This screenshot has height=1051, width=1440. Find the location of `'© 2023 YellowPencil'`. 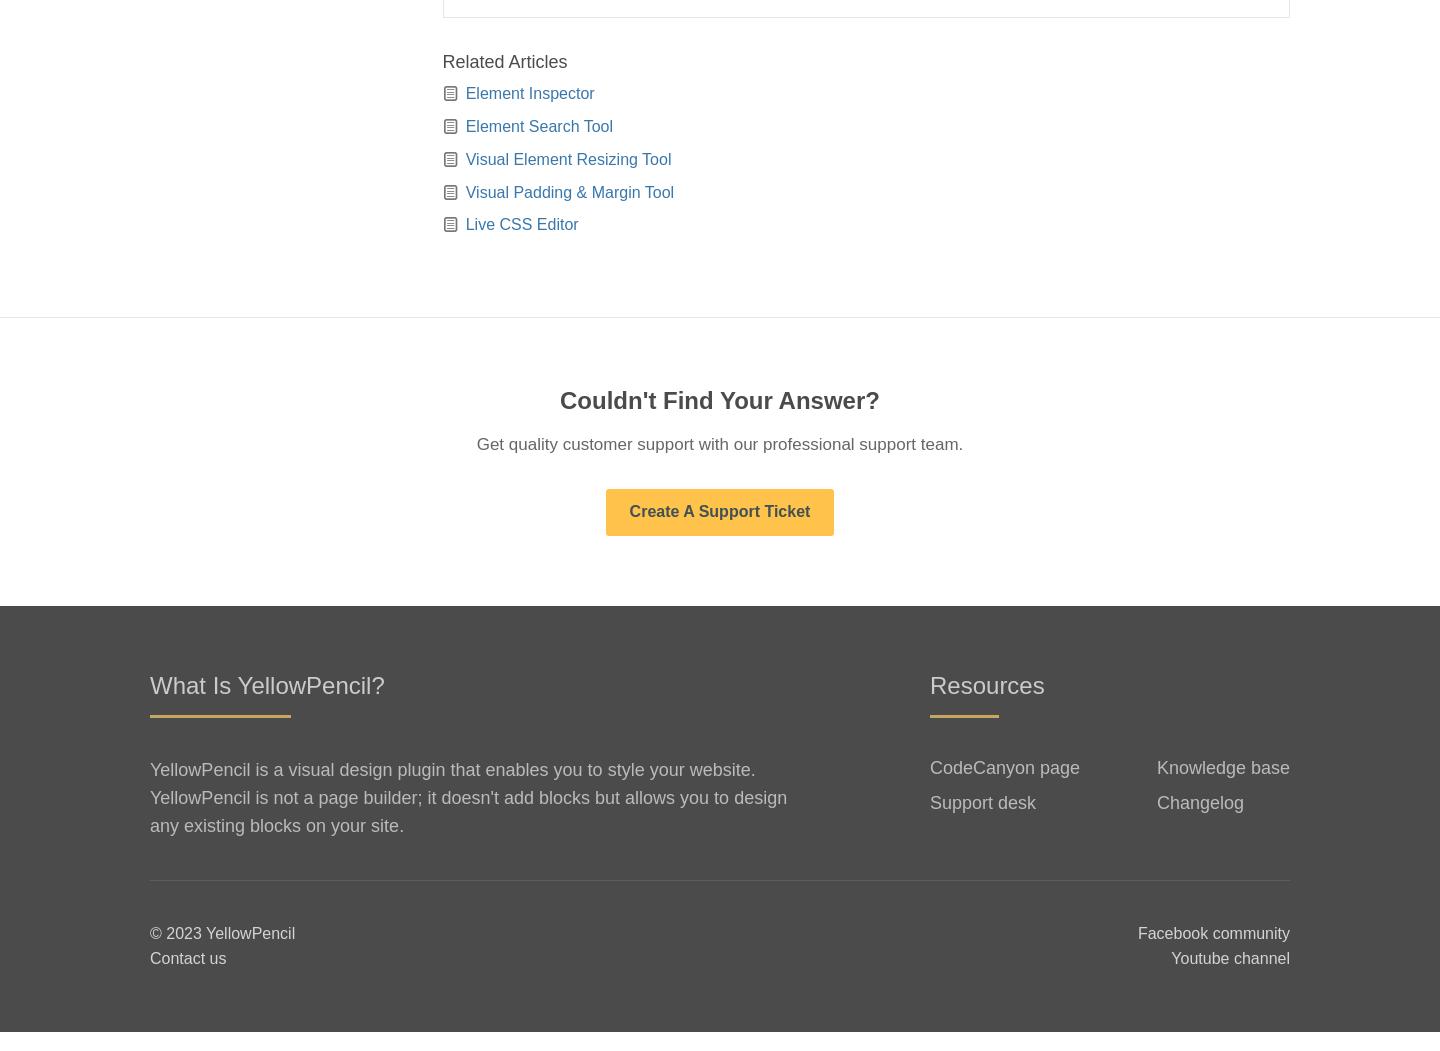

'© 2023 YellowPencil' is located at coordinates (222, 950).